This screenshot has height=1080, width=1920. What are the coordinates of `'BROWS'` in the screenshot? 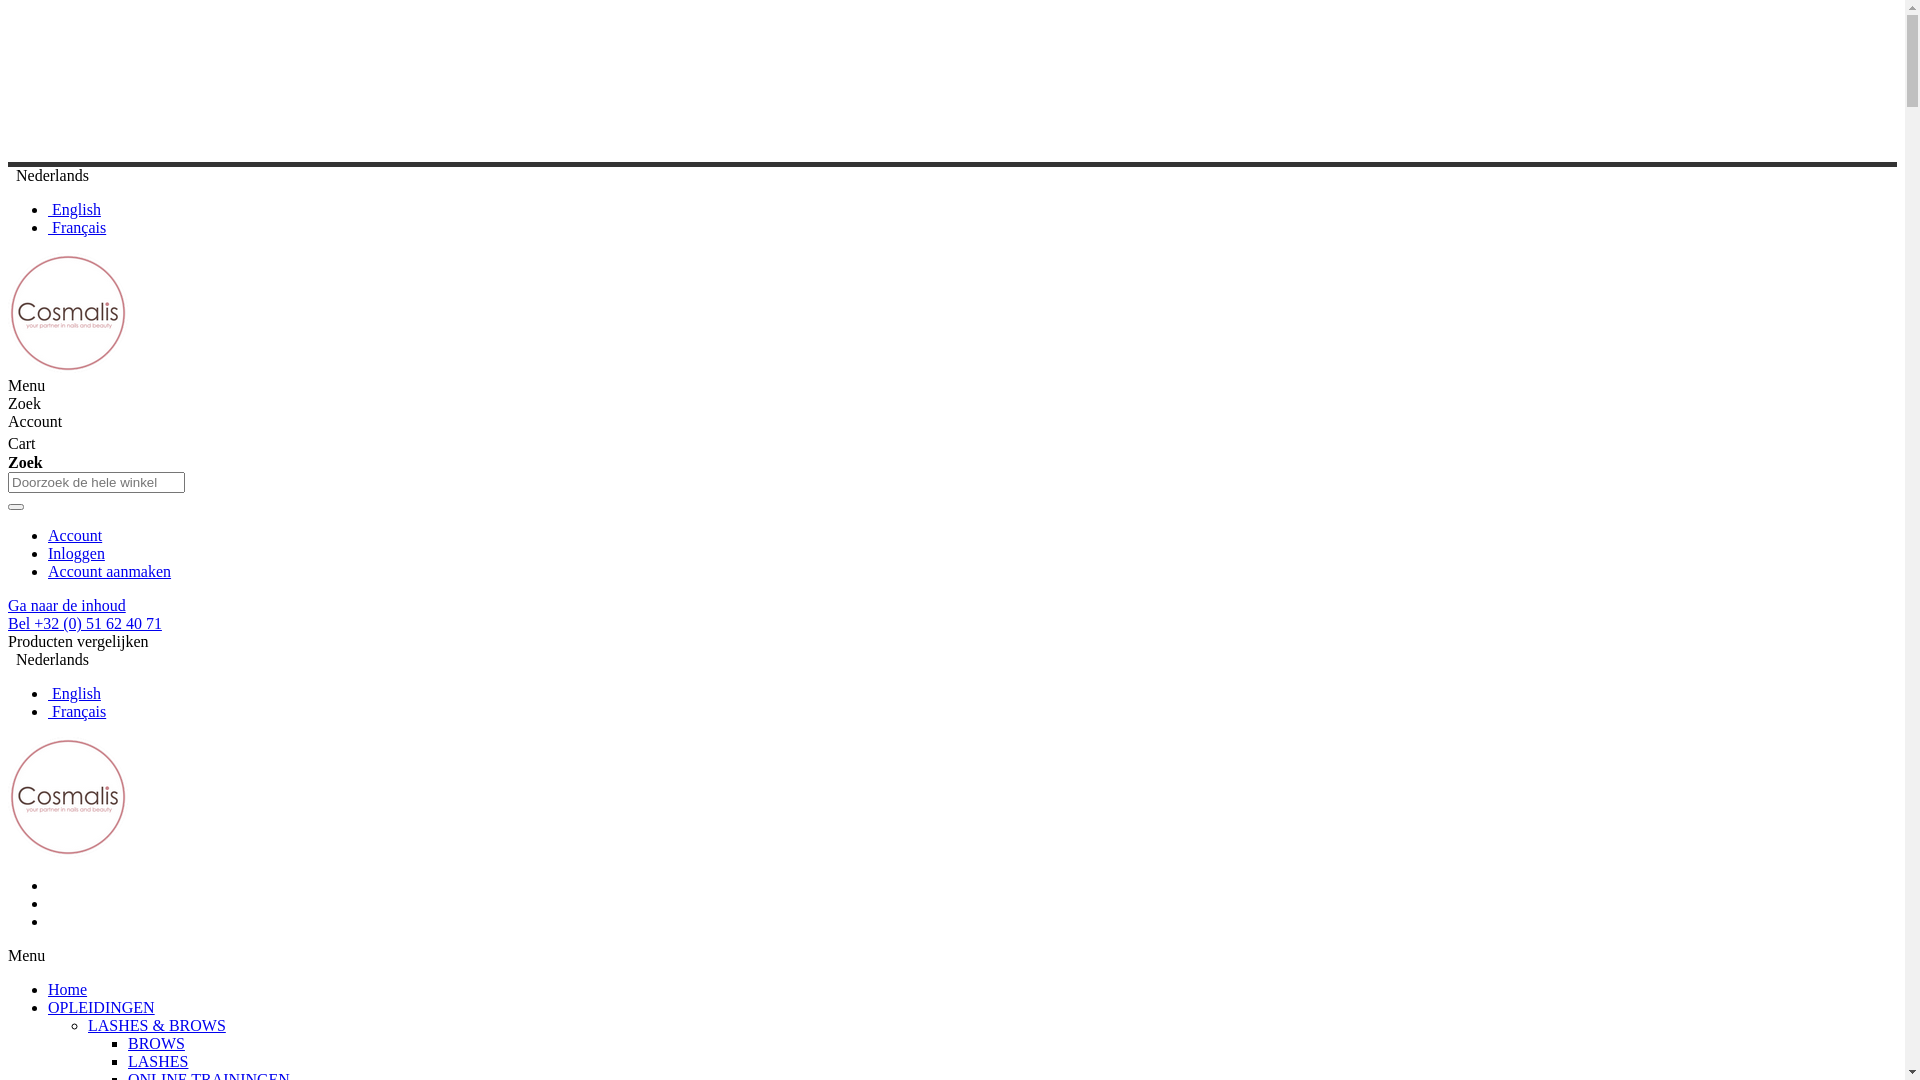 It's located at (155, 1042).